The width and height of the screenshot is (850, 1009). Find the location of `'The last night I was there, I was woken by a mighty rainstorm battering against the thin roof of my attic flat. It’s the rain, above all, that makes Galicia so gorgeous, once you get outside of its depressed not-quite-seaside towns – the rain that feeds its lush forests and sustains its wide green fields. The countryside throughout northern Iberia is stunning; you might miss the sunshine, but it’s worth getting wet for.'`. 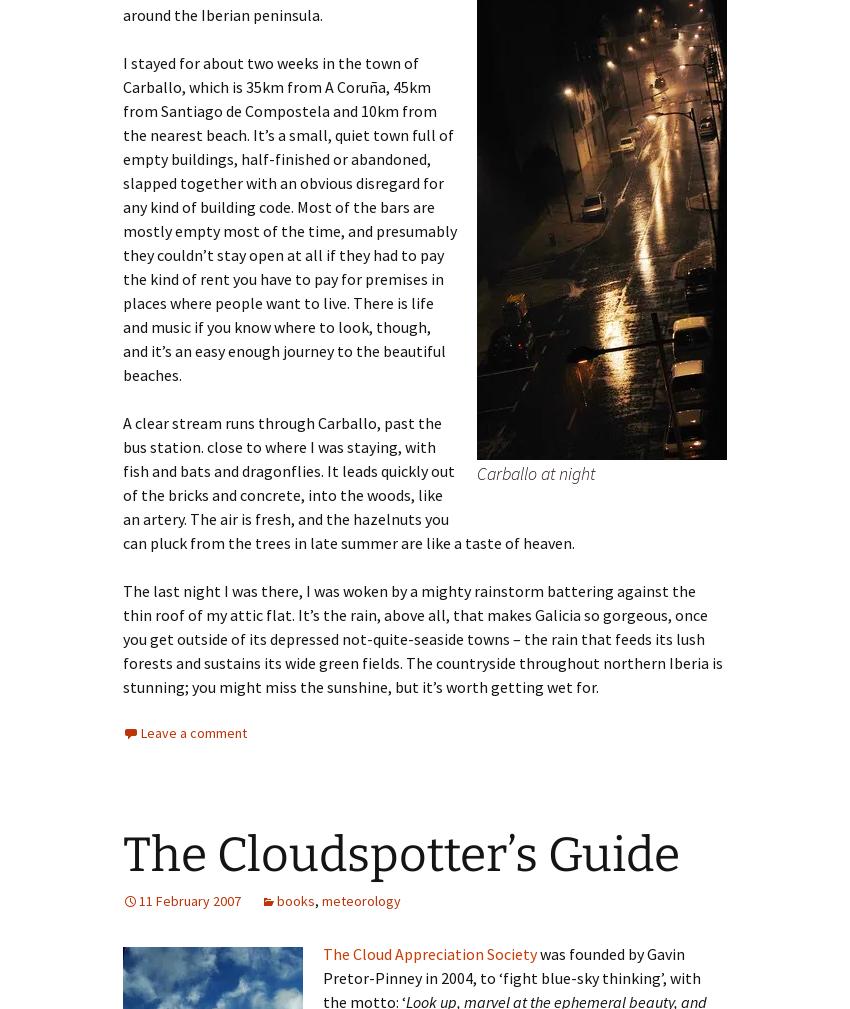

'The last night I was there, I was woken by a mighty rainstorm battering against the thin roof of my attic flat. It’s the rain, above all, that makes Galicia so gorgeous, once you get outside of its depressed not-quite-seaside towns – the rain that feeds its lush forests and sustains its wide green fields. The countryside throughout northern Iberia is stunning; you might miss the sunshine, but it’s worth getting wet for.' is located at coordinates (422, 637).